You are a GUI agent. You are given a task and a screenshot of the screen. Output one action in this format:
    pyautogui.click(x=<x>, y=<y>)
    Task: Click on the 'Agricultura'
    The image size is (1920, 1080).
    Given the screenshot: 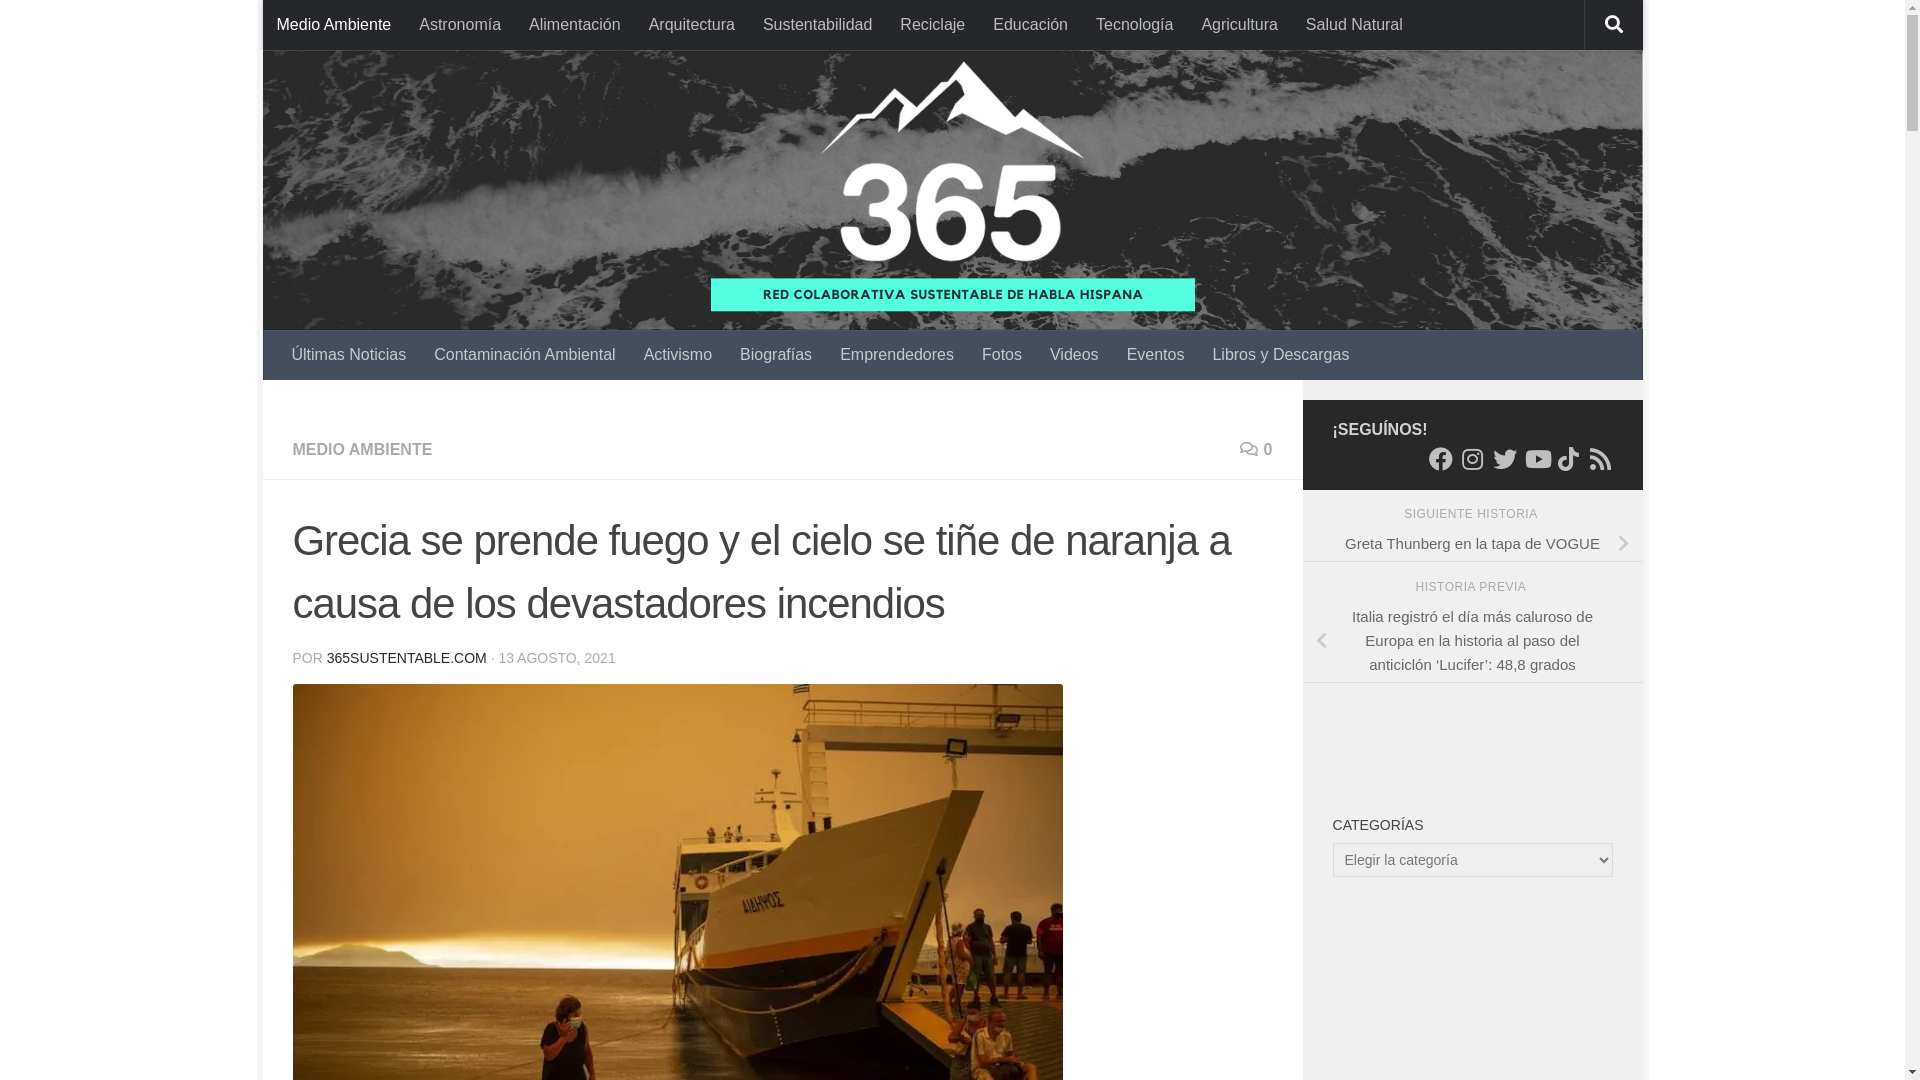 What is the action you would take?
    pyautogui.click(x=1237, y=24)
    